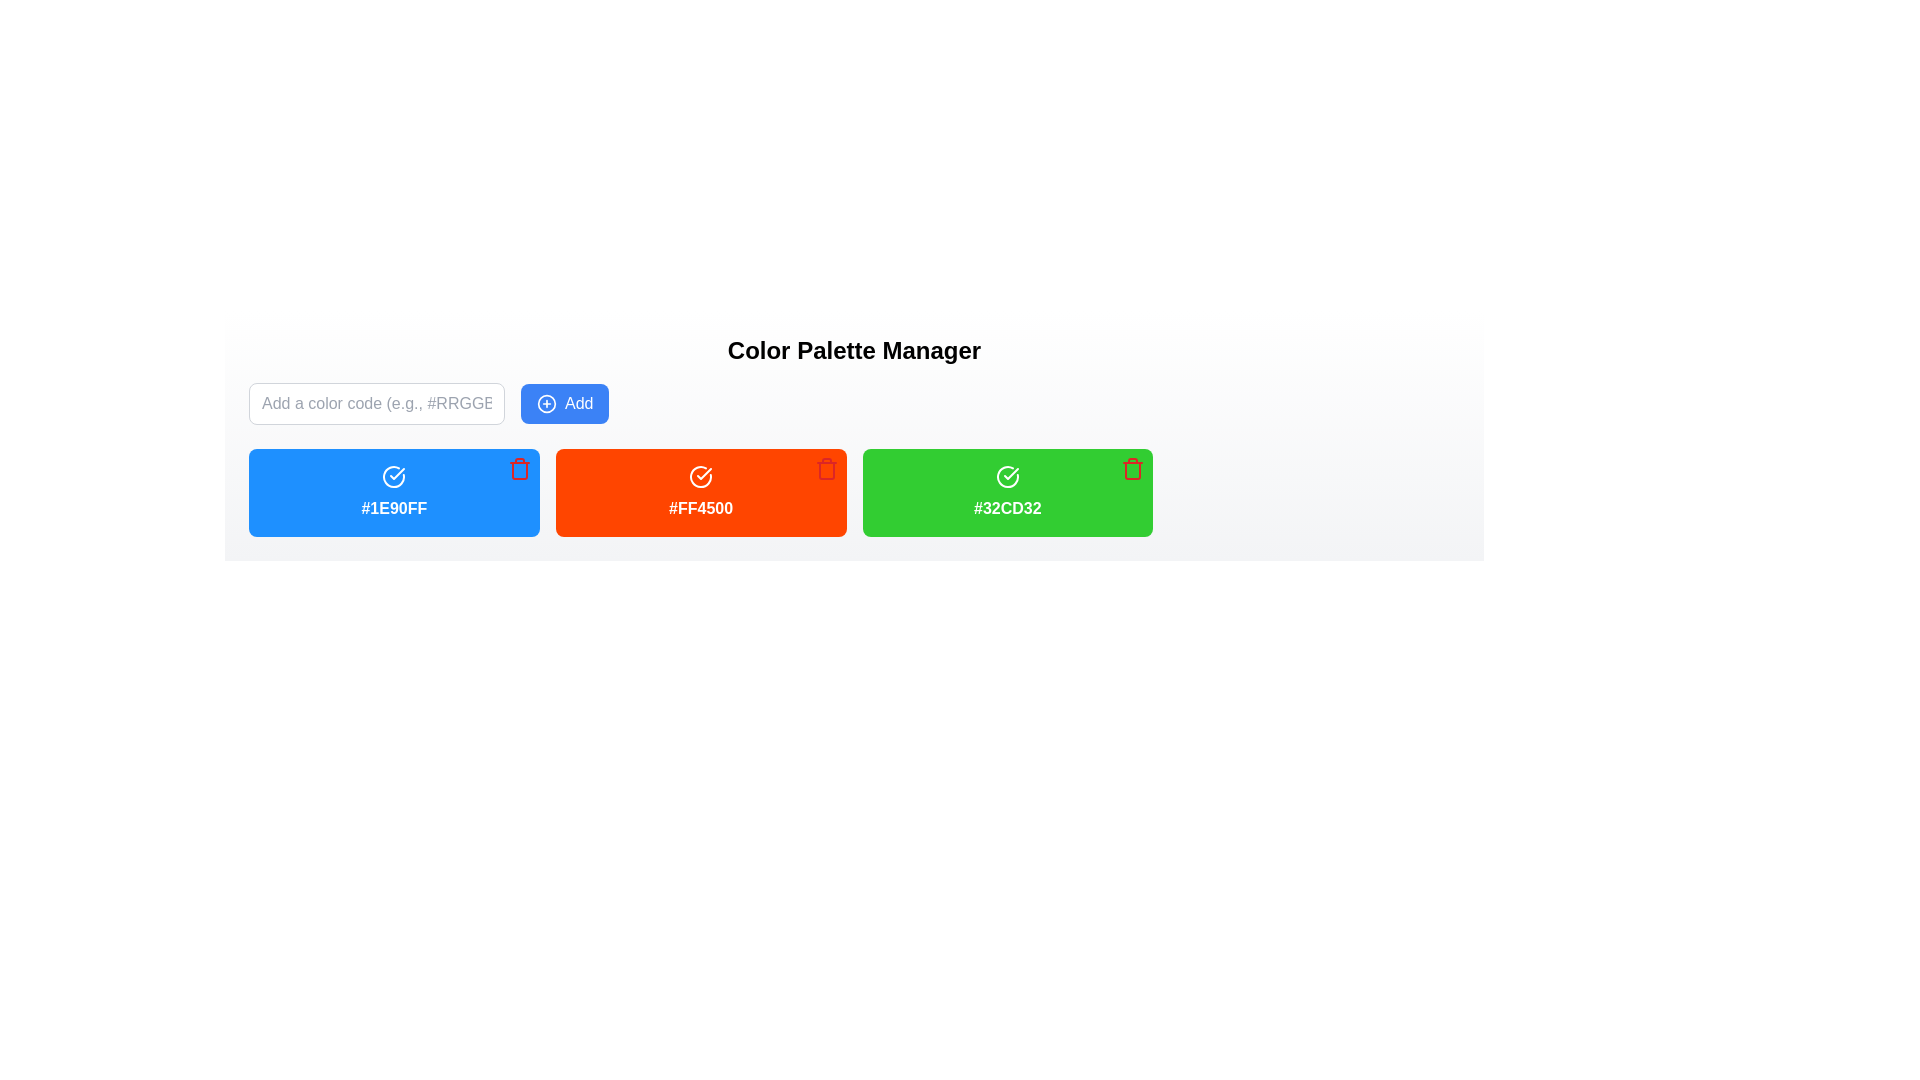  What do you see at coordinates (701, 508) in the screenshot?
I see `text displayed in the text label showing the hexadecimal color code '#FF4500', which is centrally positioned in the second color block of the color palette` at bounding box center [701, 508].